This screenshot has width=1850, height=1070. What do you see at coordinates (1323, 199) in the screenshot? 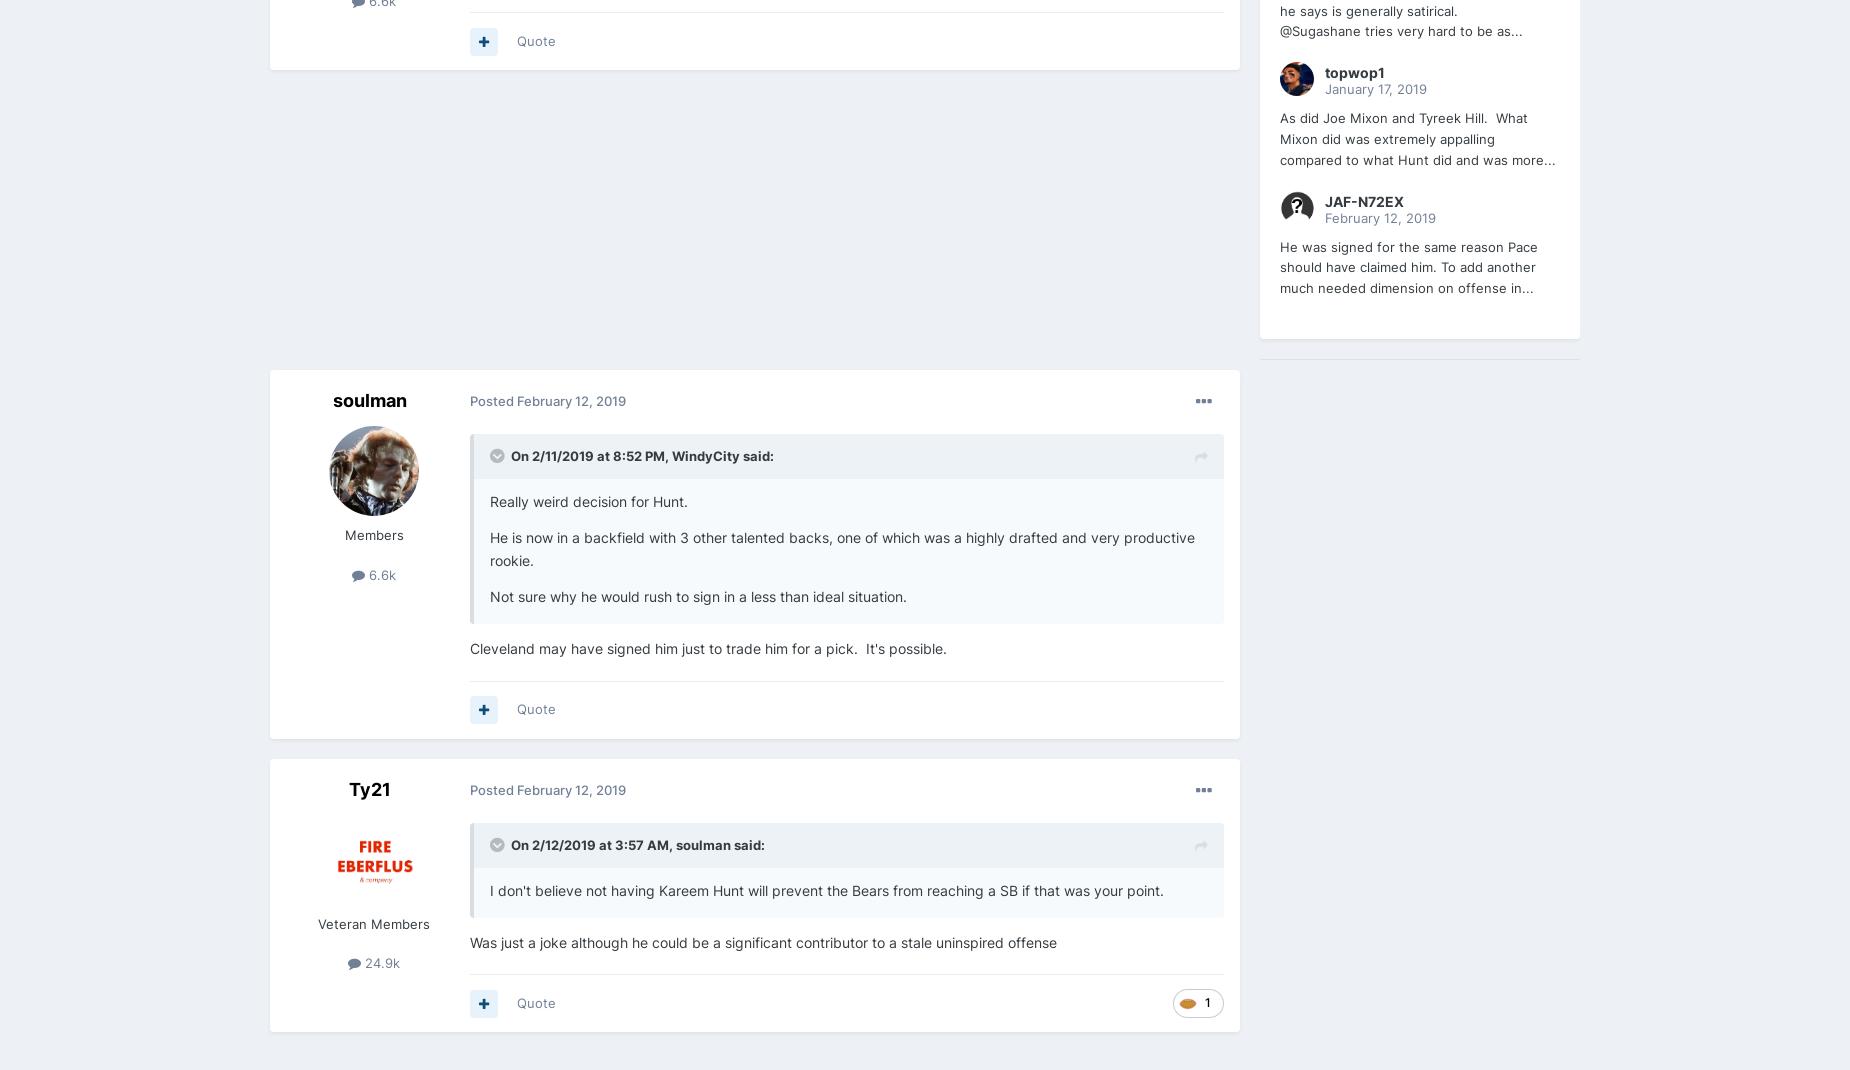
I see `'JAF-N72EX'` at bounding box center [1323, 199].